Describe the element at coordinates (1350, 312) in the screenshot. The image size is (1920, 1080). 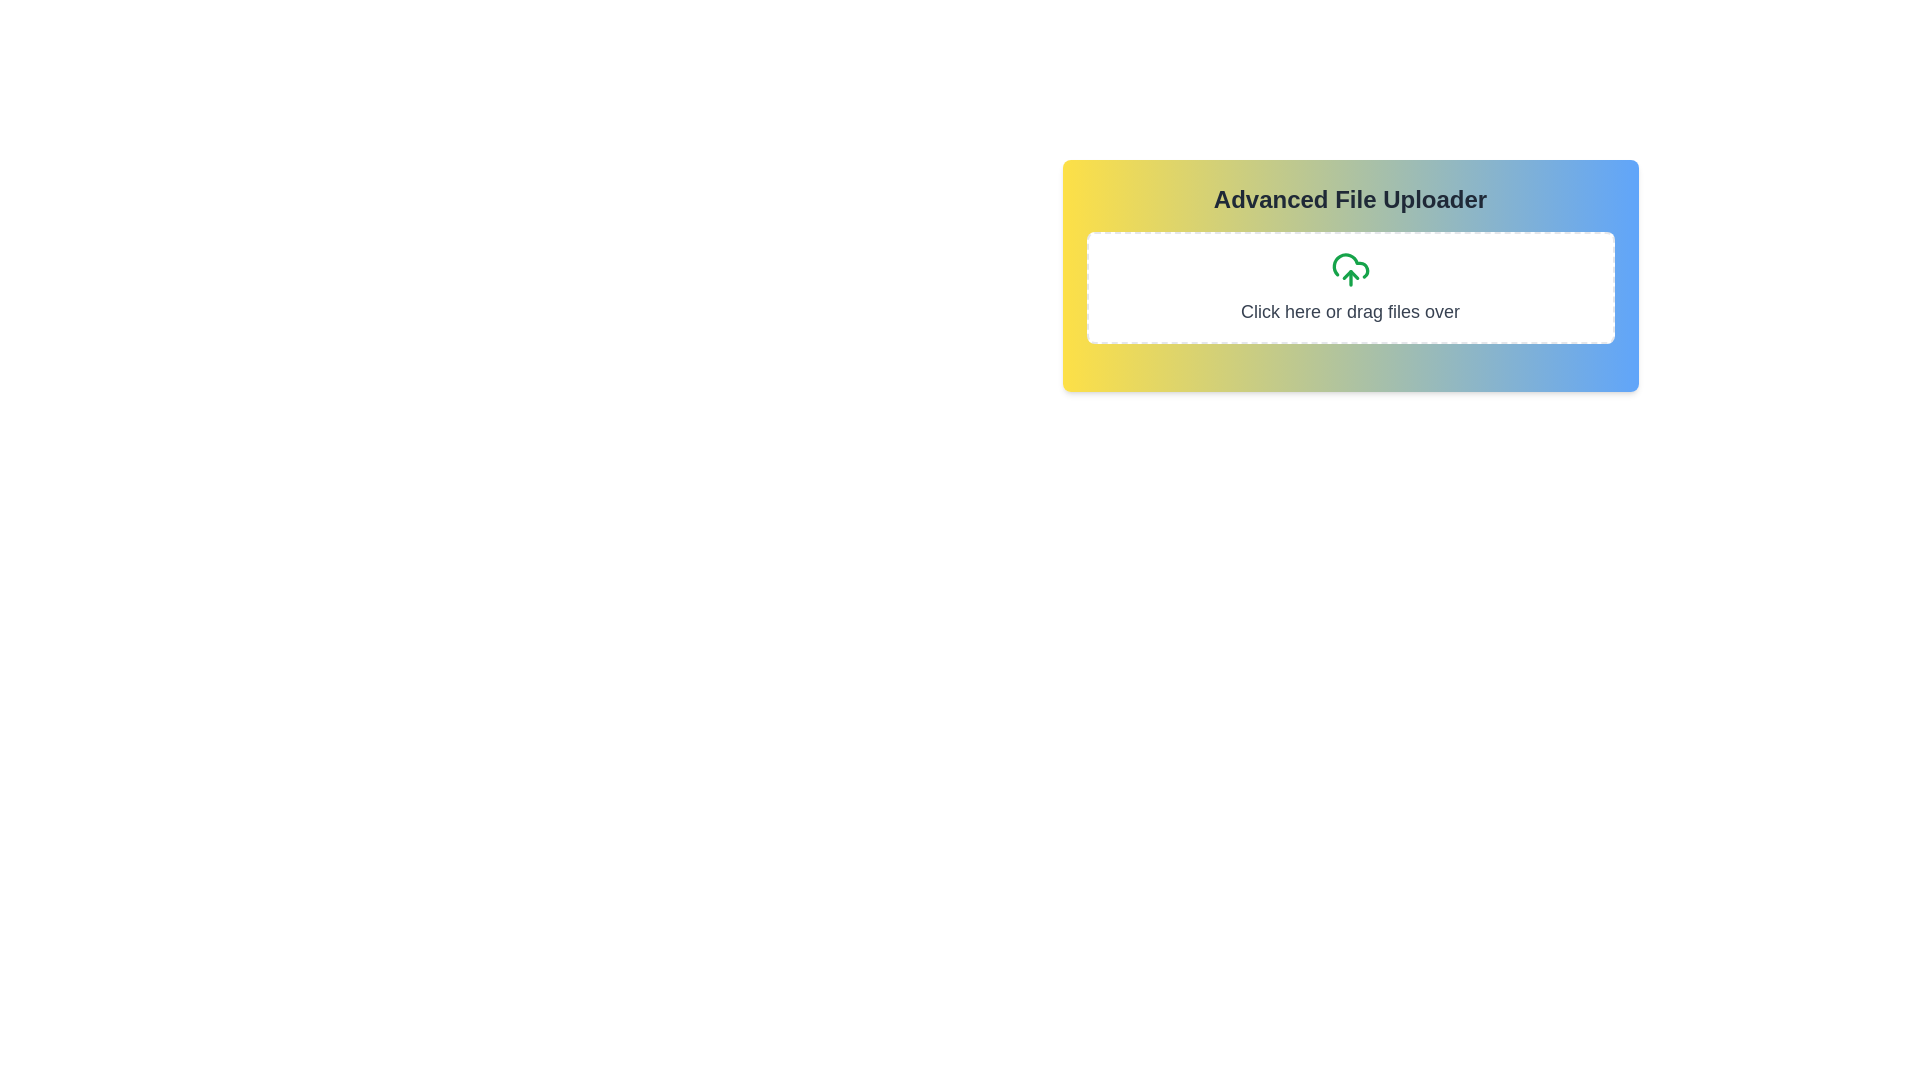
I see `text label that instructs users to 'Click here or drag files over', located at the bottom of the file upload component, centrally positioned within the uploader area` at that location.